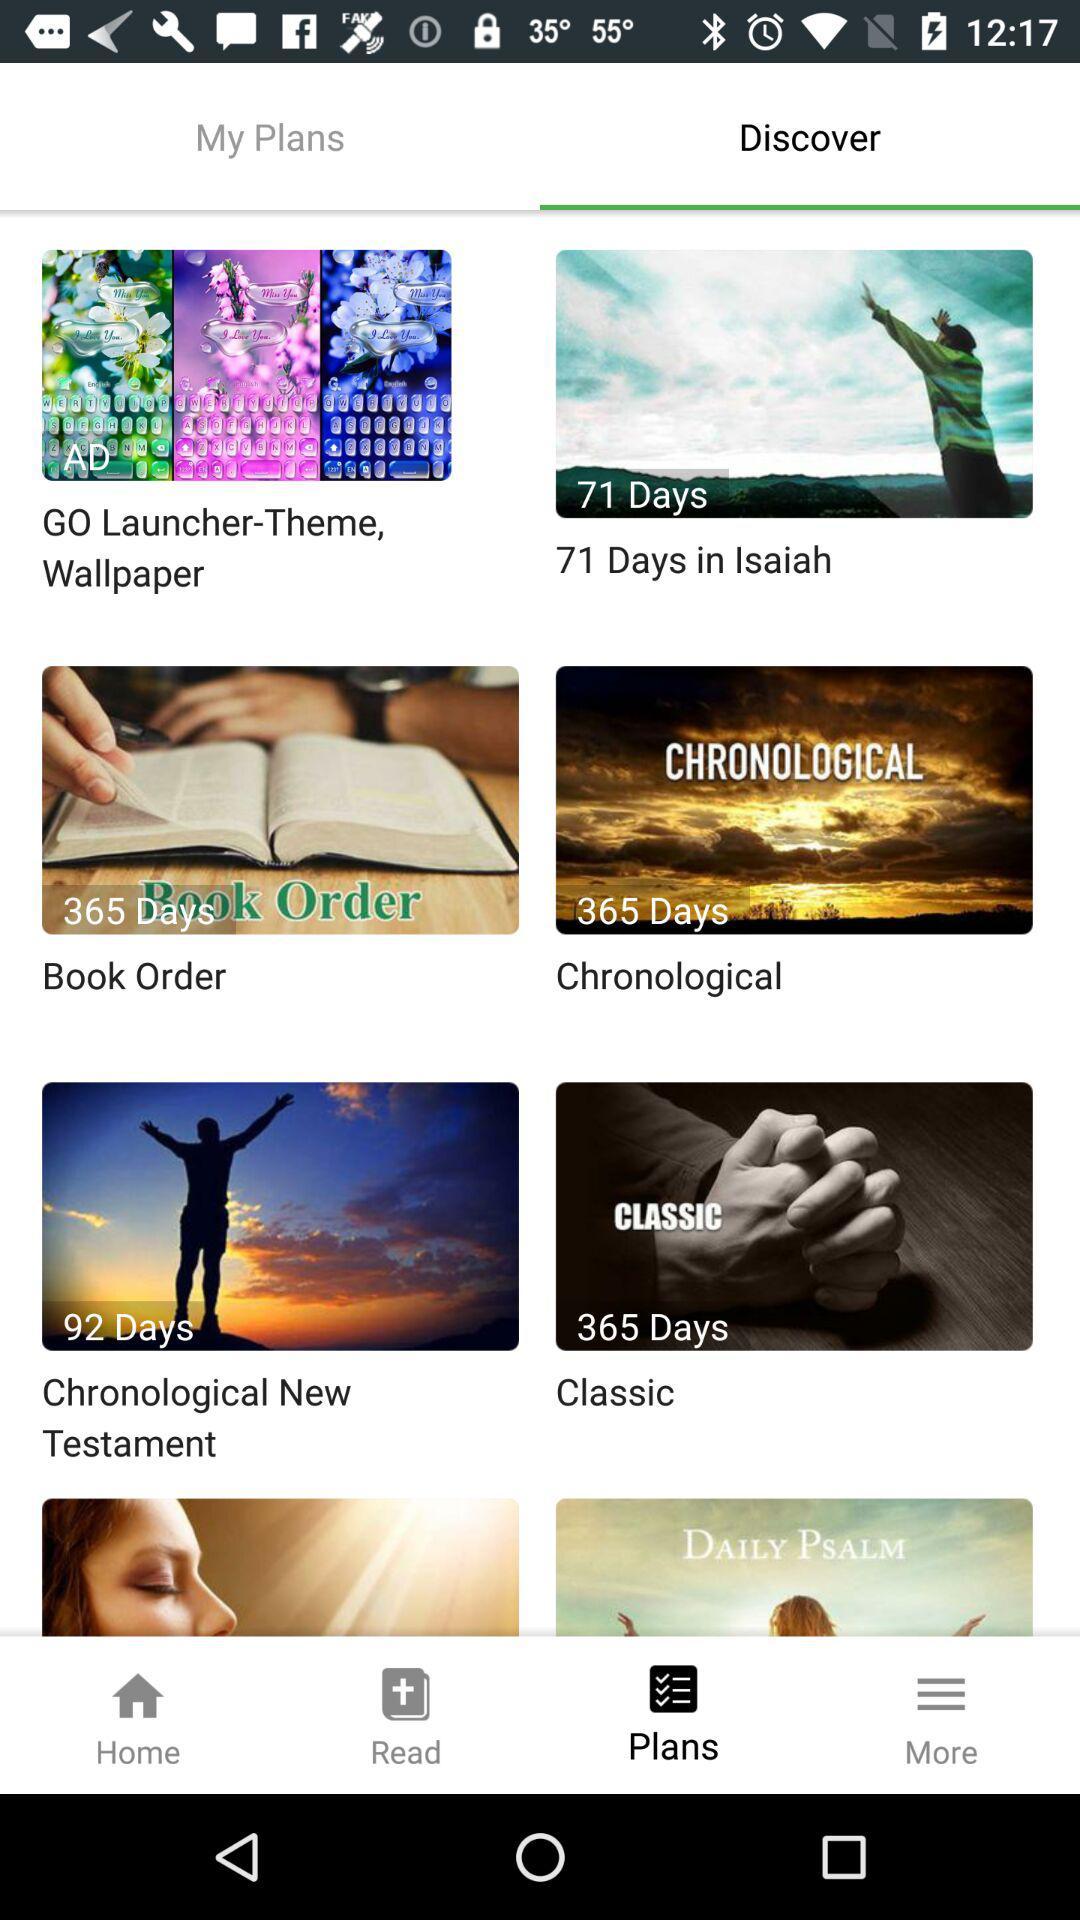 Image resolution: width=1080 pixels, height=1920 pixels. Describe the element at coordinates (86, 455) in the screenshot. I see `the text on the first image` at that location.